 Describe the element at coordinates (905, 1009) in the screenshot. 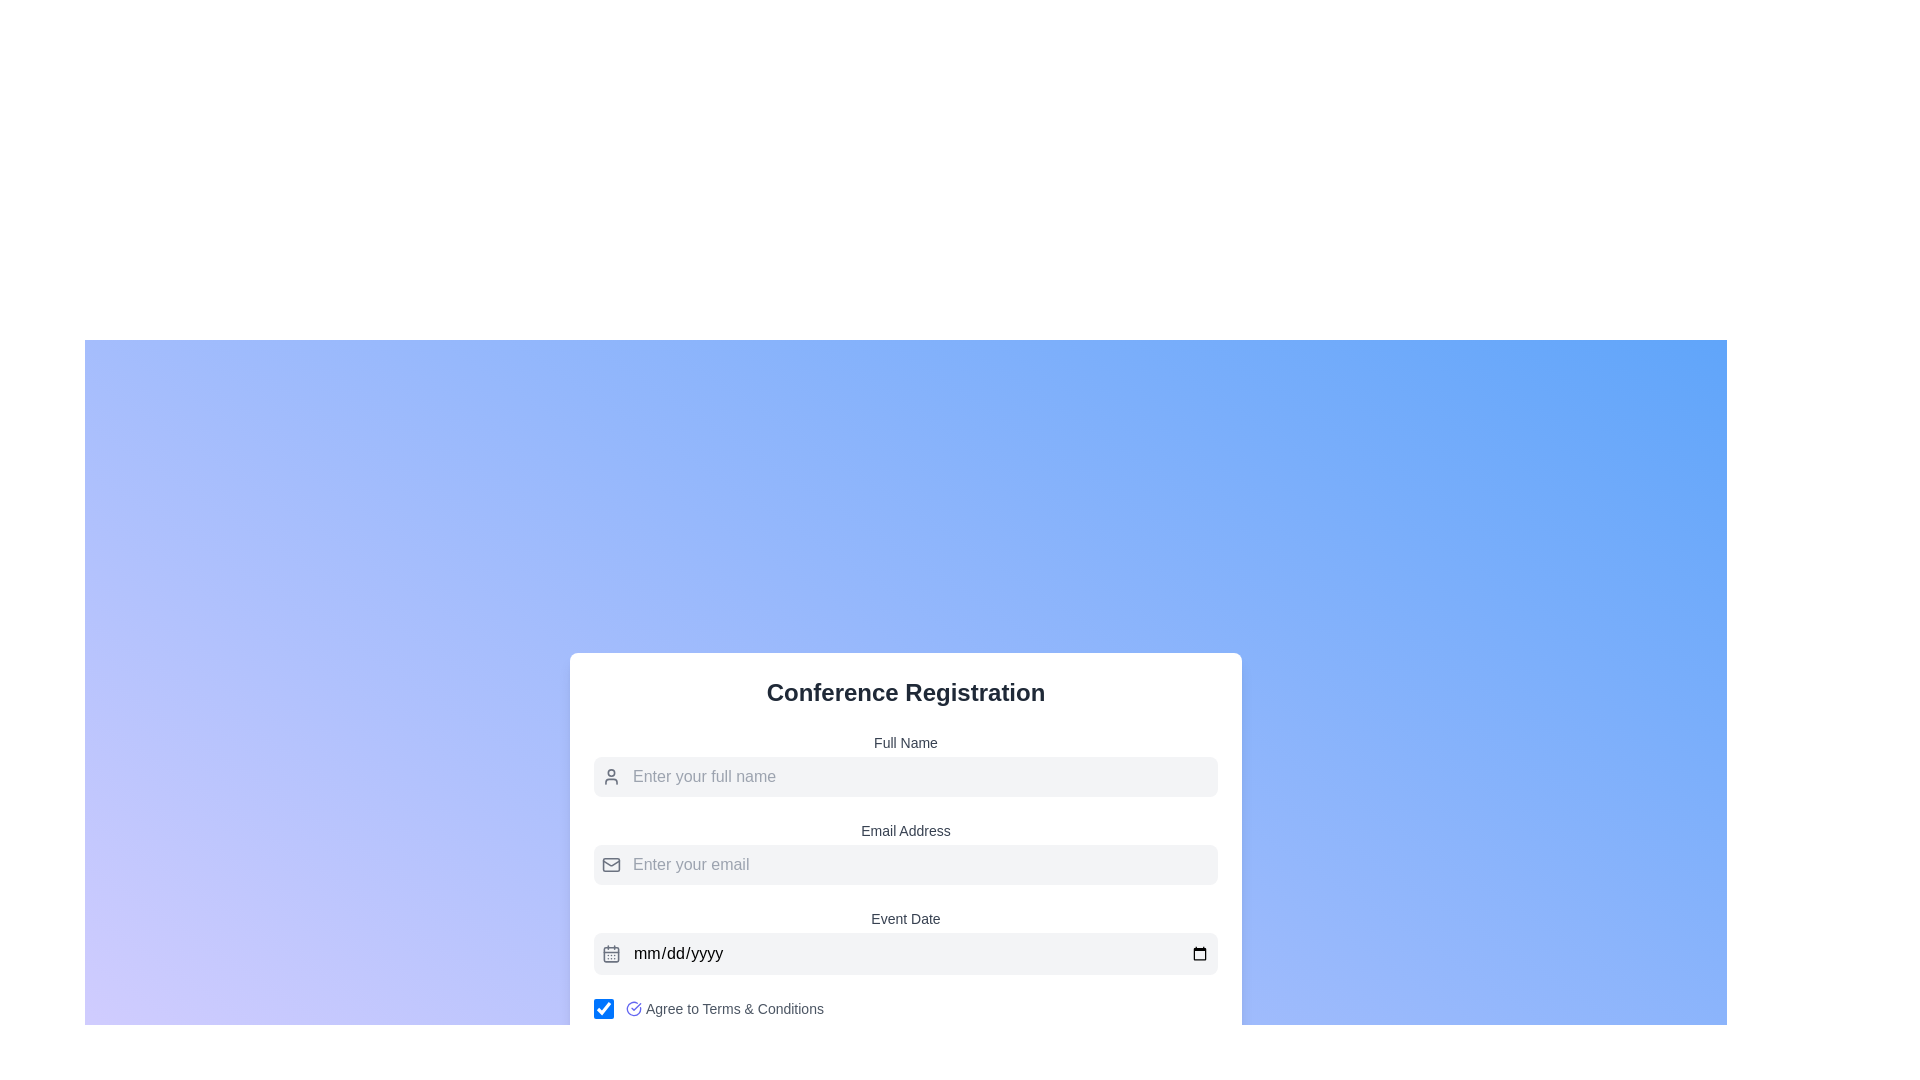

I see `the mouse cursor over the compact checkbox labeled 'Agree` at that location.